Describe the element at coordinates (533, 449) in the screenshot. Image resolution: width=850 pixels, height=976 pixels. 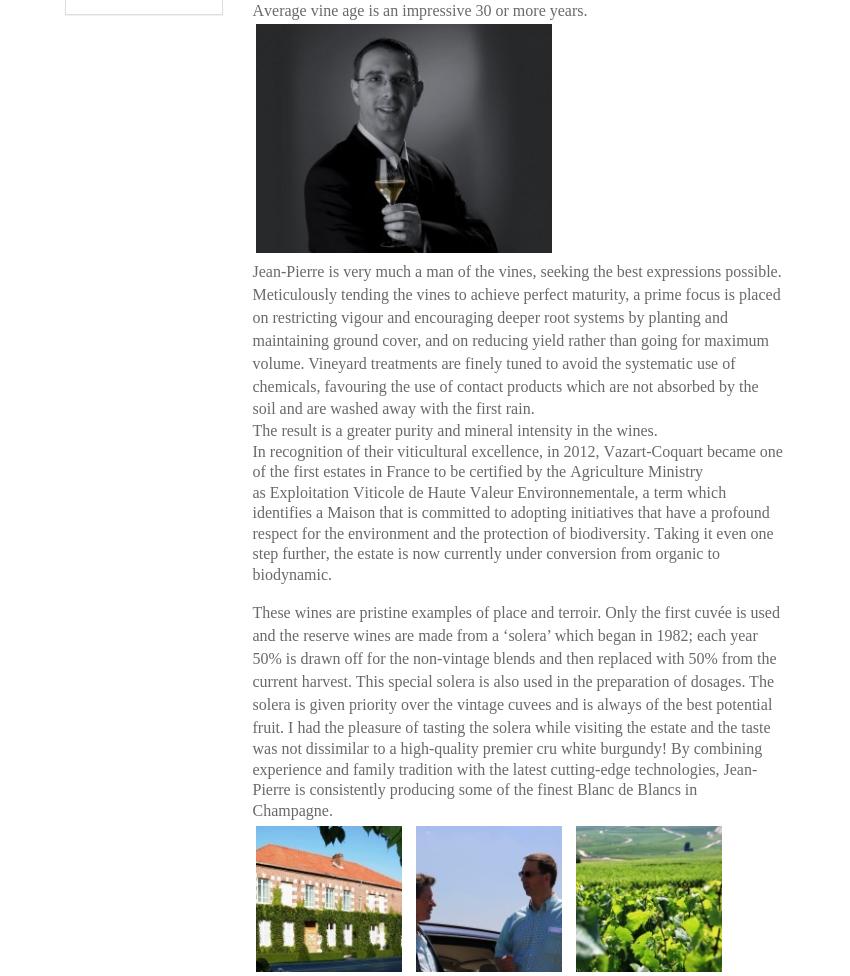
I see `'excellence, in 2012,'` at that location.